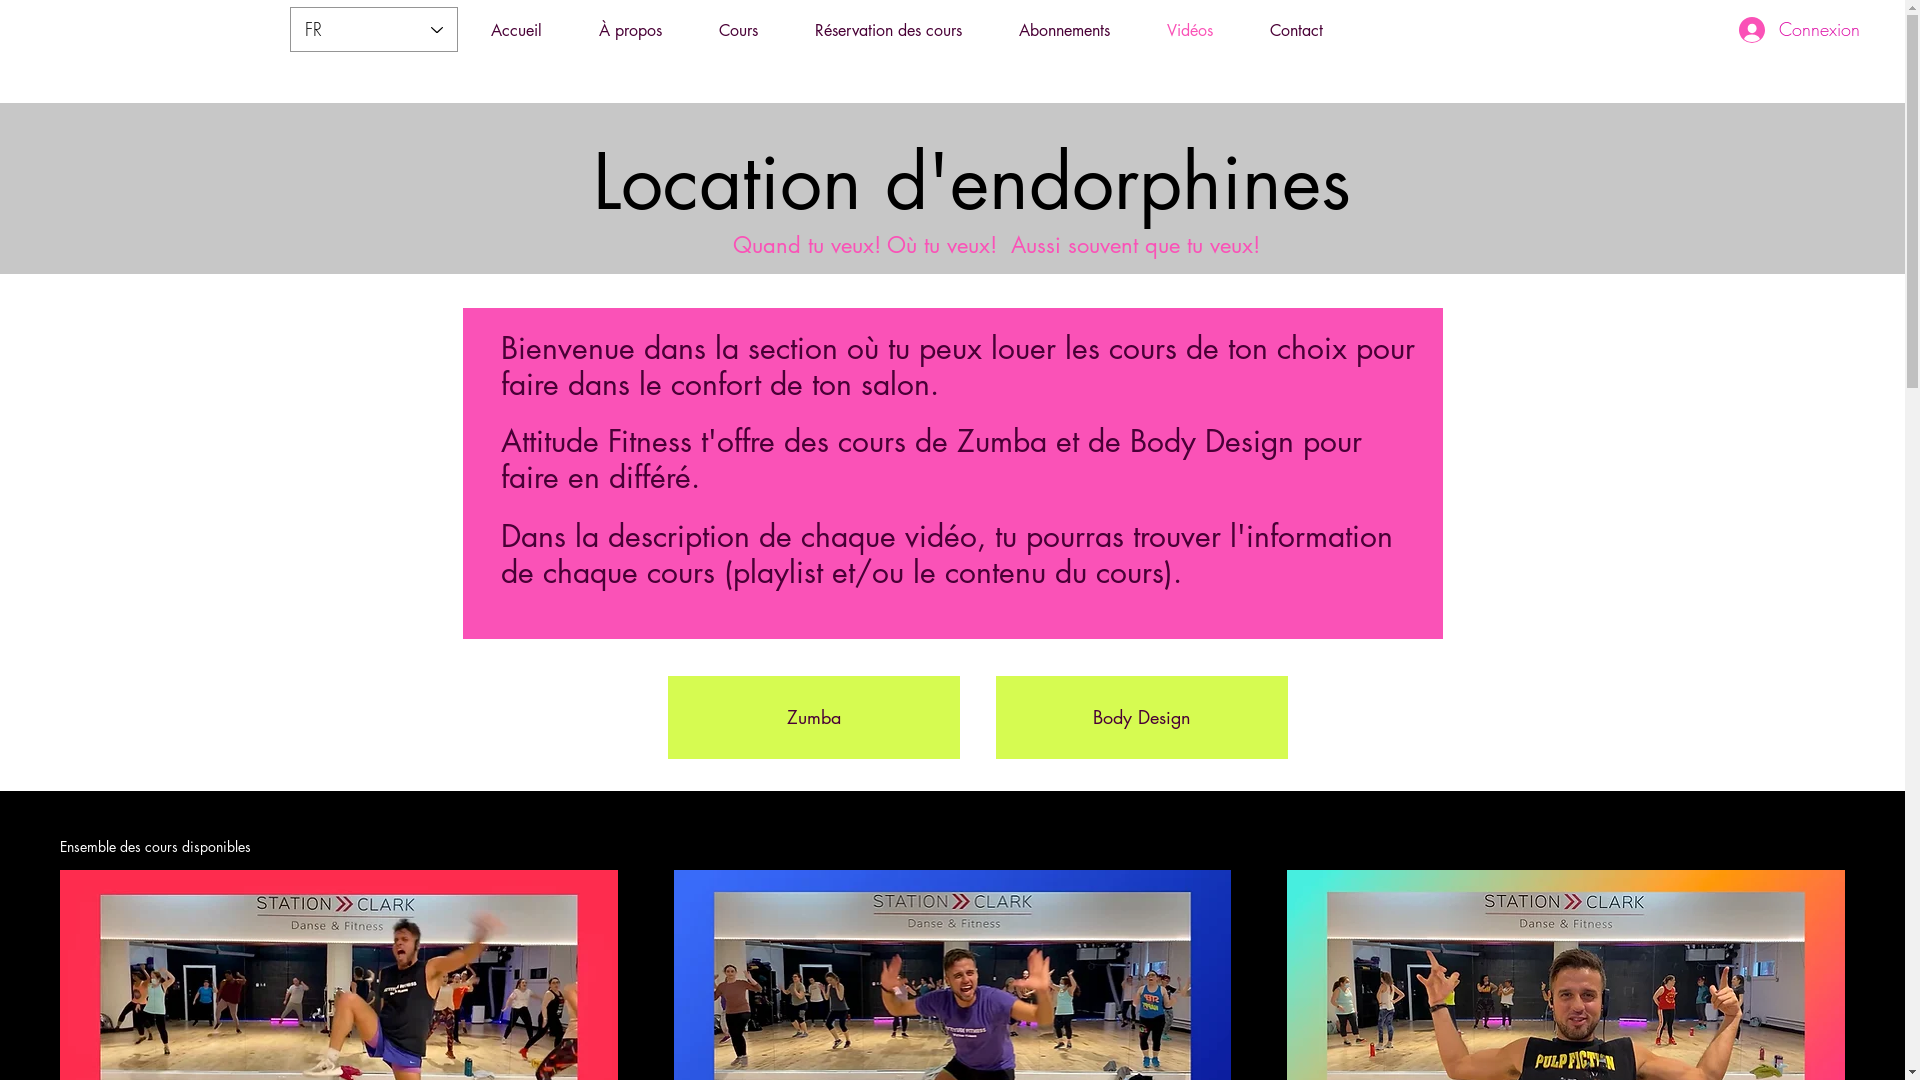  Describe the element at coordinates (1063, 30) in the screenshot. I see `'Abonnements'` at that location.